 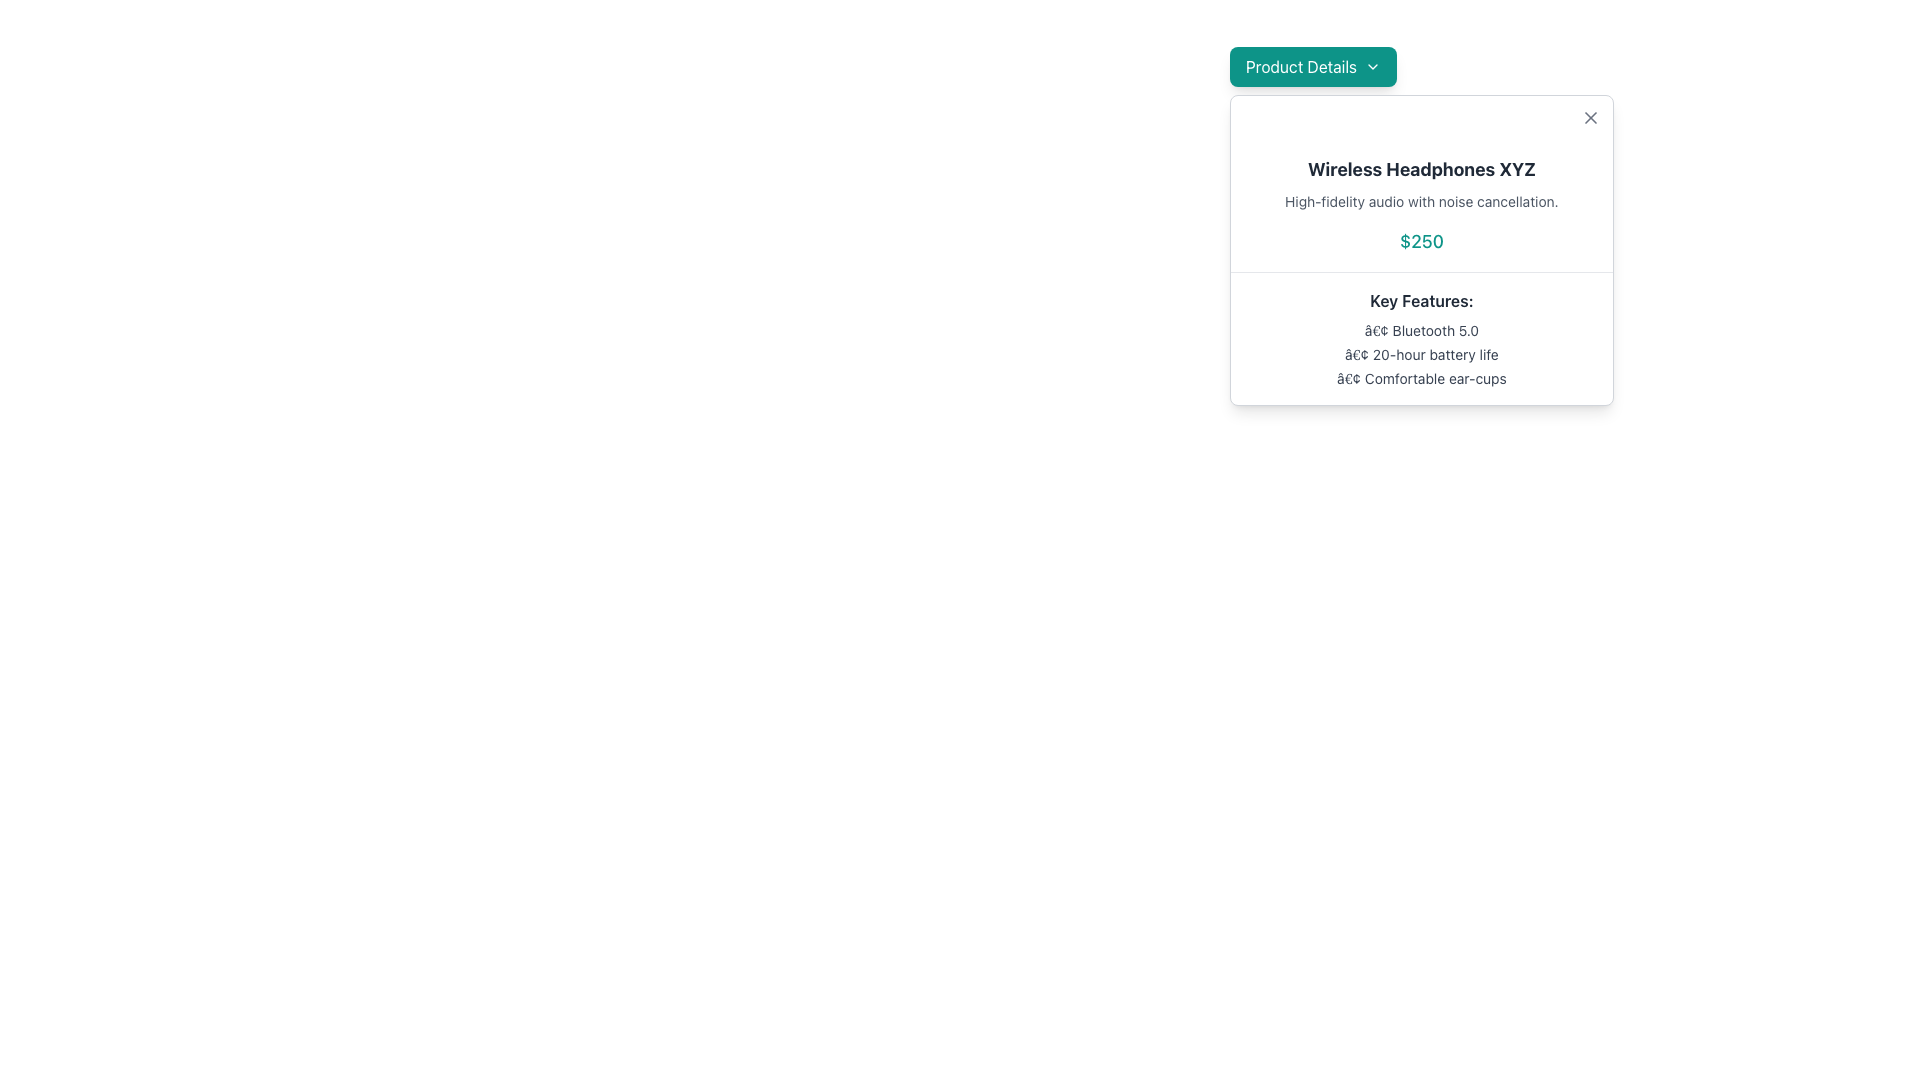 I want to click on the Text Label containing the description 'High-fidelity audio with noise cancellation.' which is positioned below the title 'Wireless Headphones XYZ' and above the price '$250', so click(x=1420, y=201).